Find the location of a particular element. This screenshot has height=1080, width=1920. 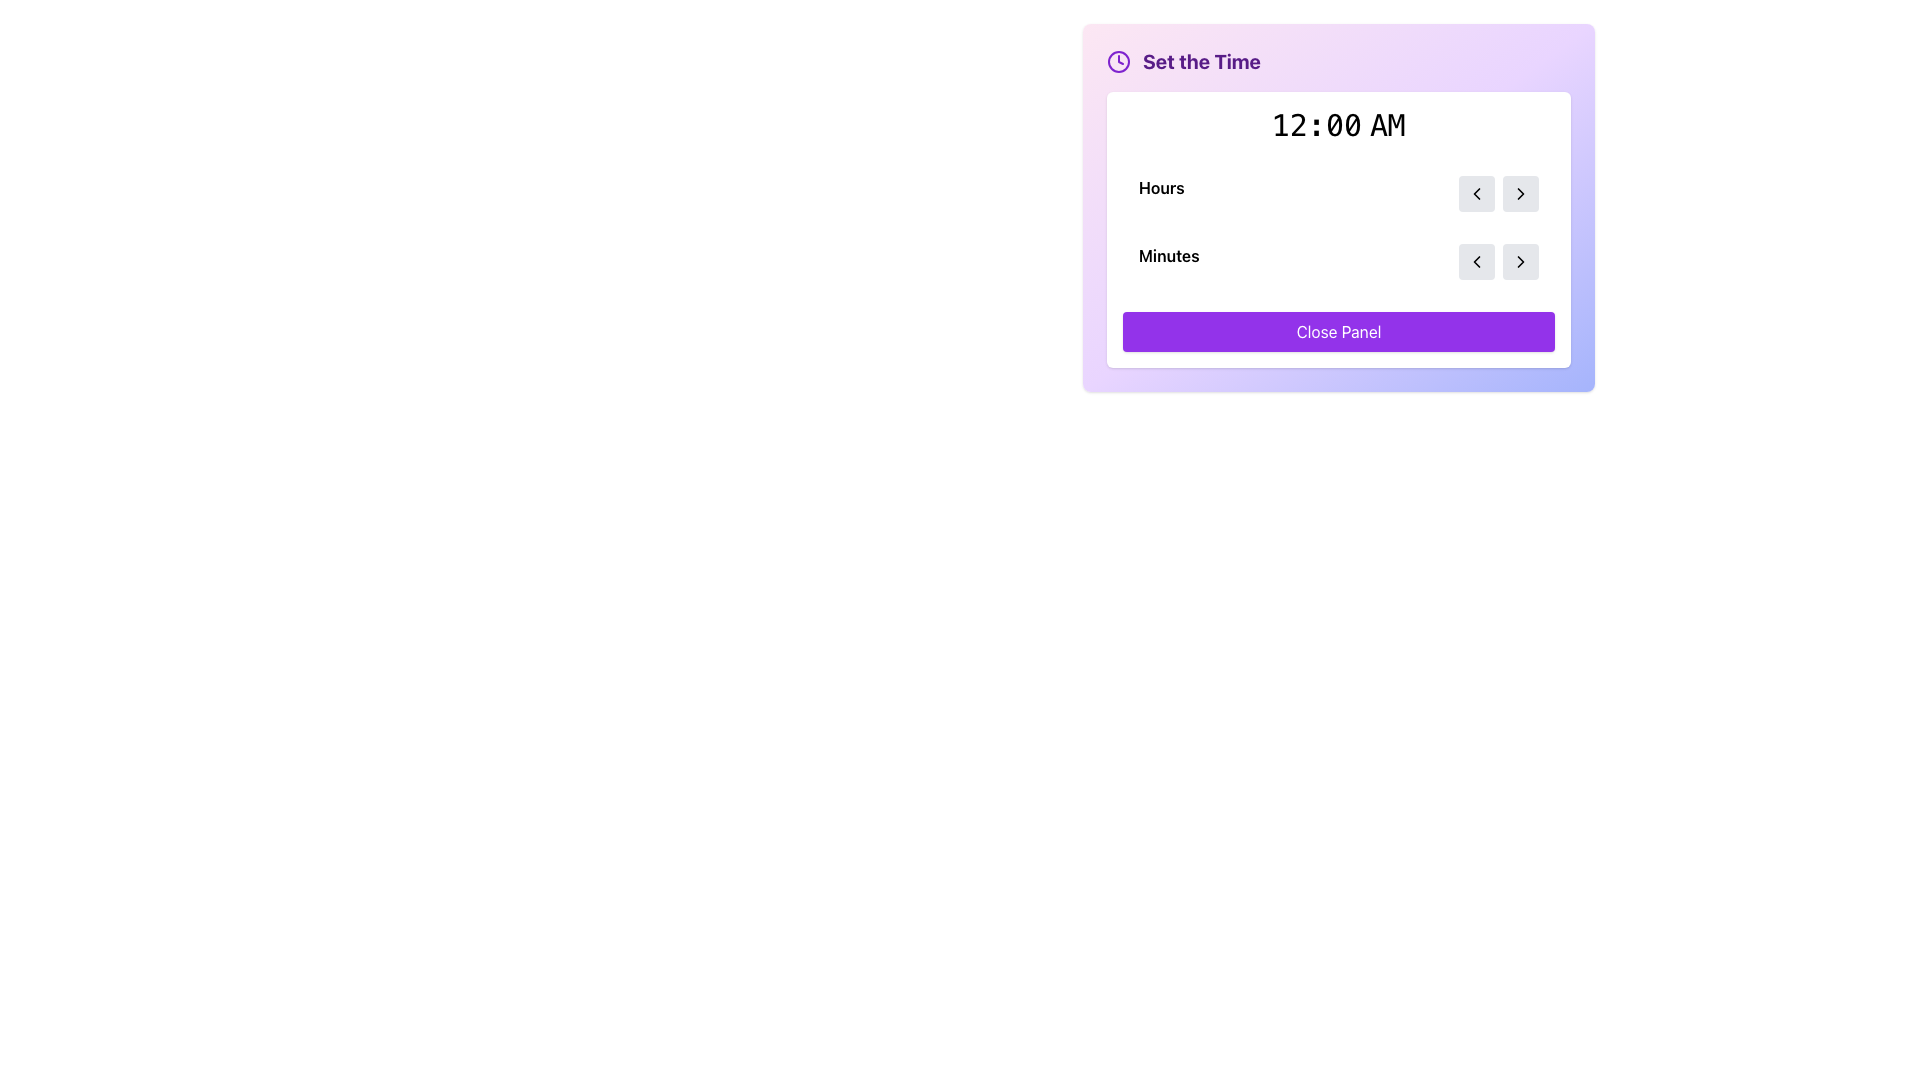

the right chevron icon to increase the minutes in the time display, located under the 'Minutes' label in the 'Set the Time' panel is located at coordinates (1498, 261).